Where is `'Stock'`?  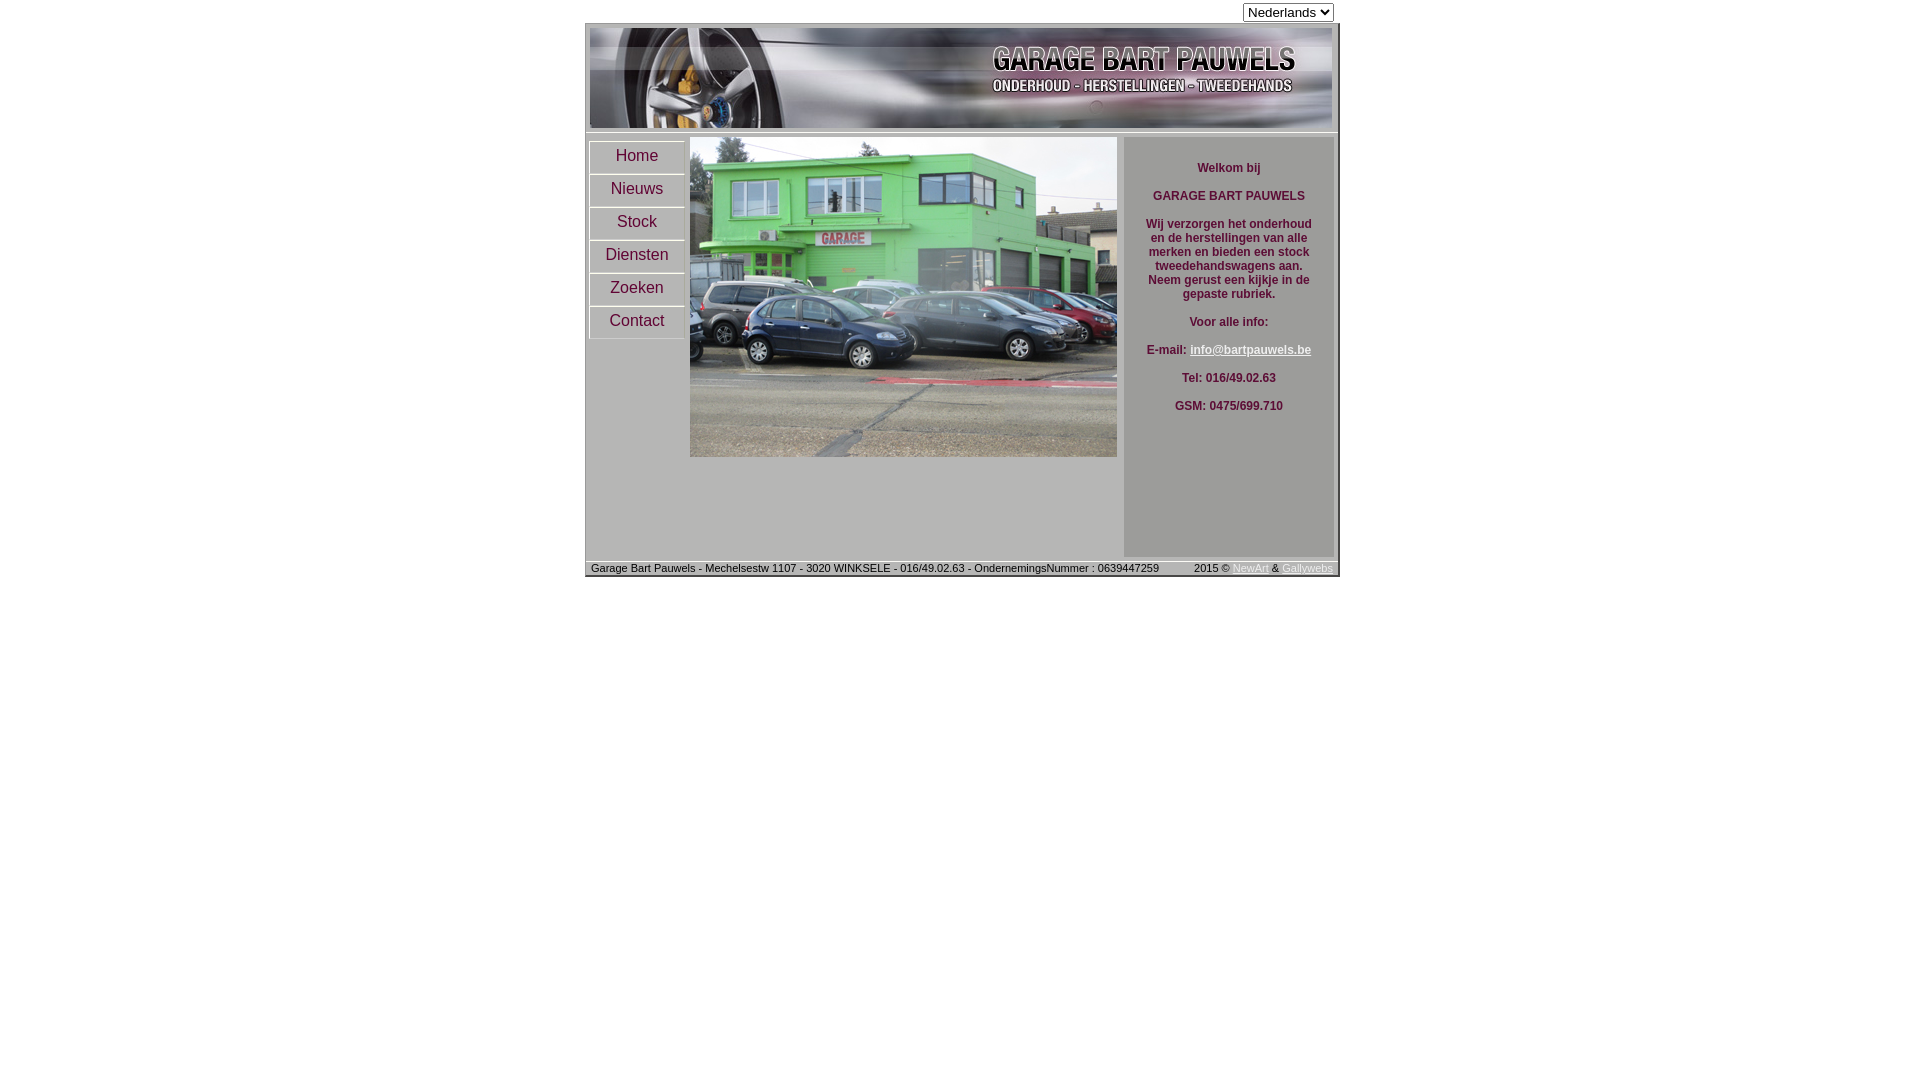
'Stock' is located at coordinates (636, 223).